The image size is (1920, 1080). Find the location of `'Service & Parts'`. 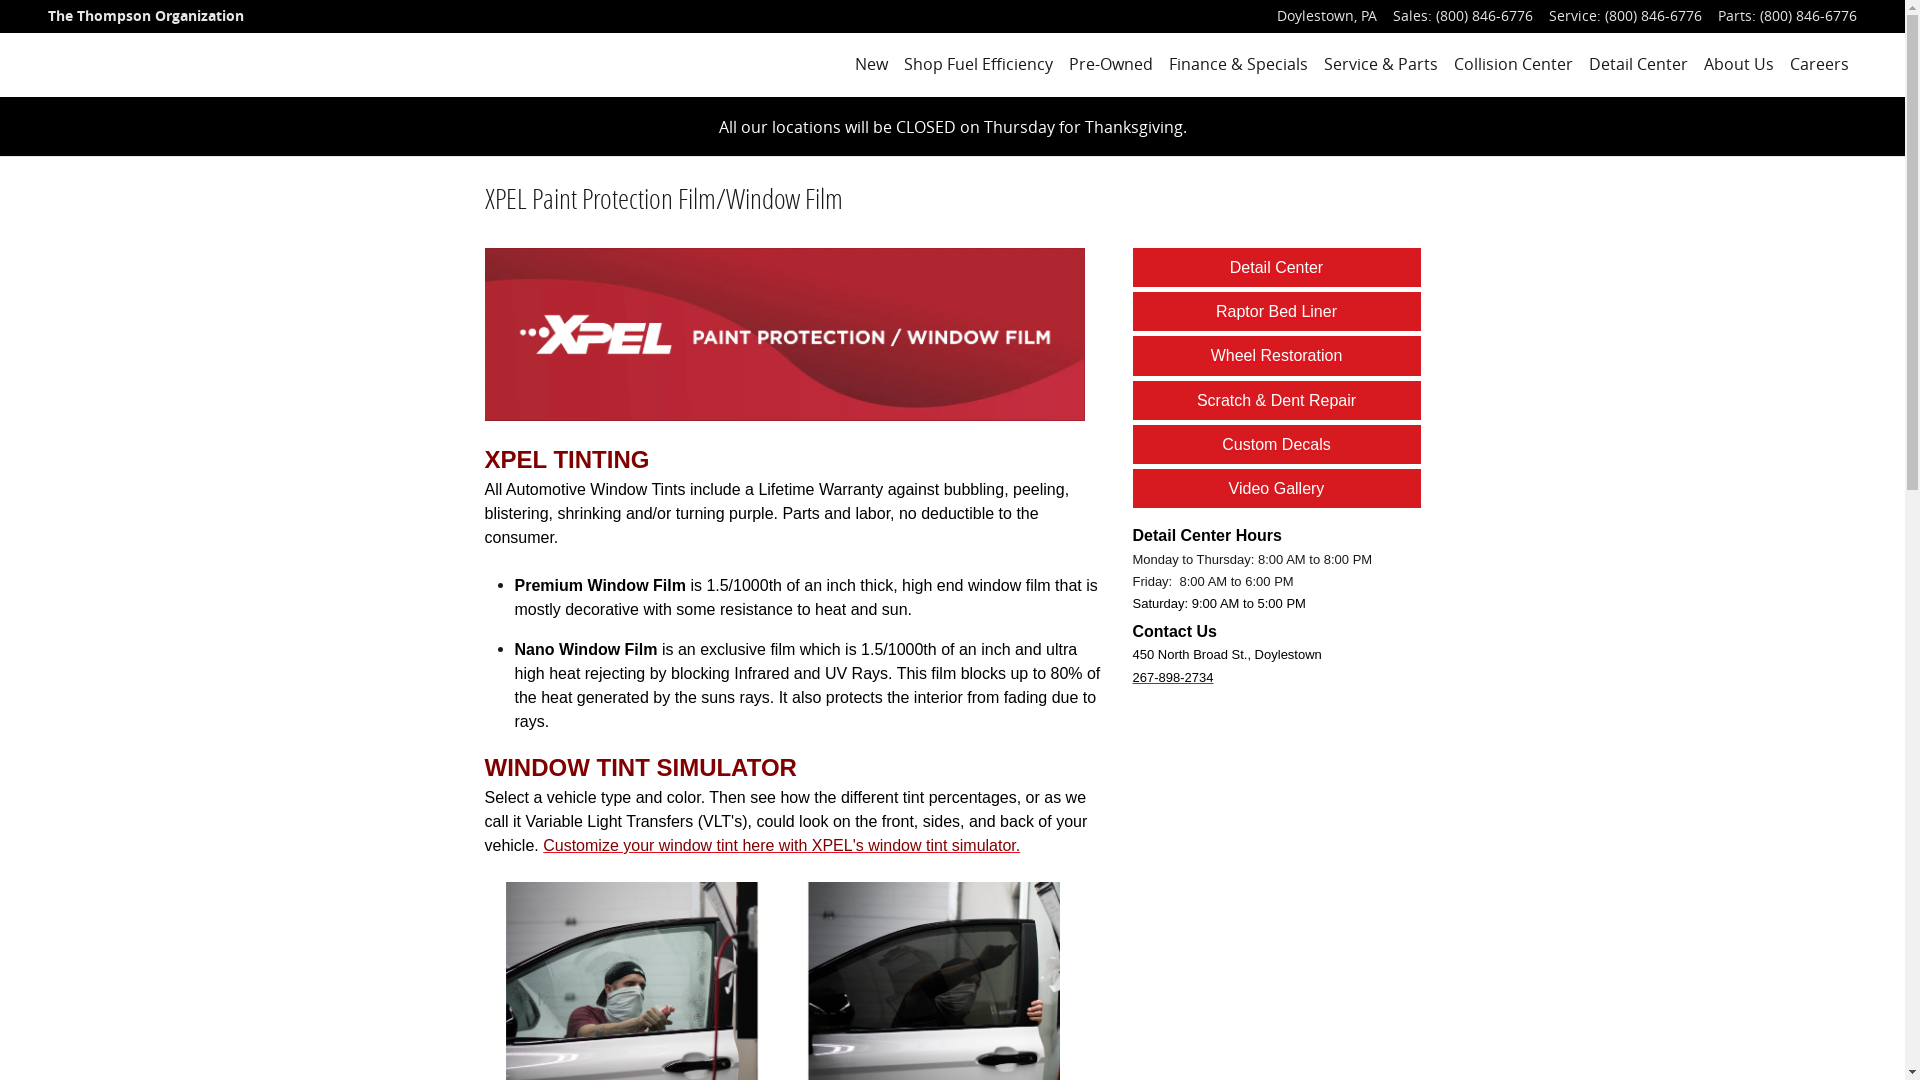

'Service & Parts' is located at coordinates (1324, 64).